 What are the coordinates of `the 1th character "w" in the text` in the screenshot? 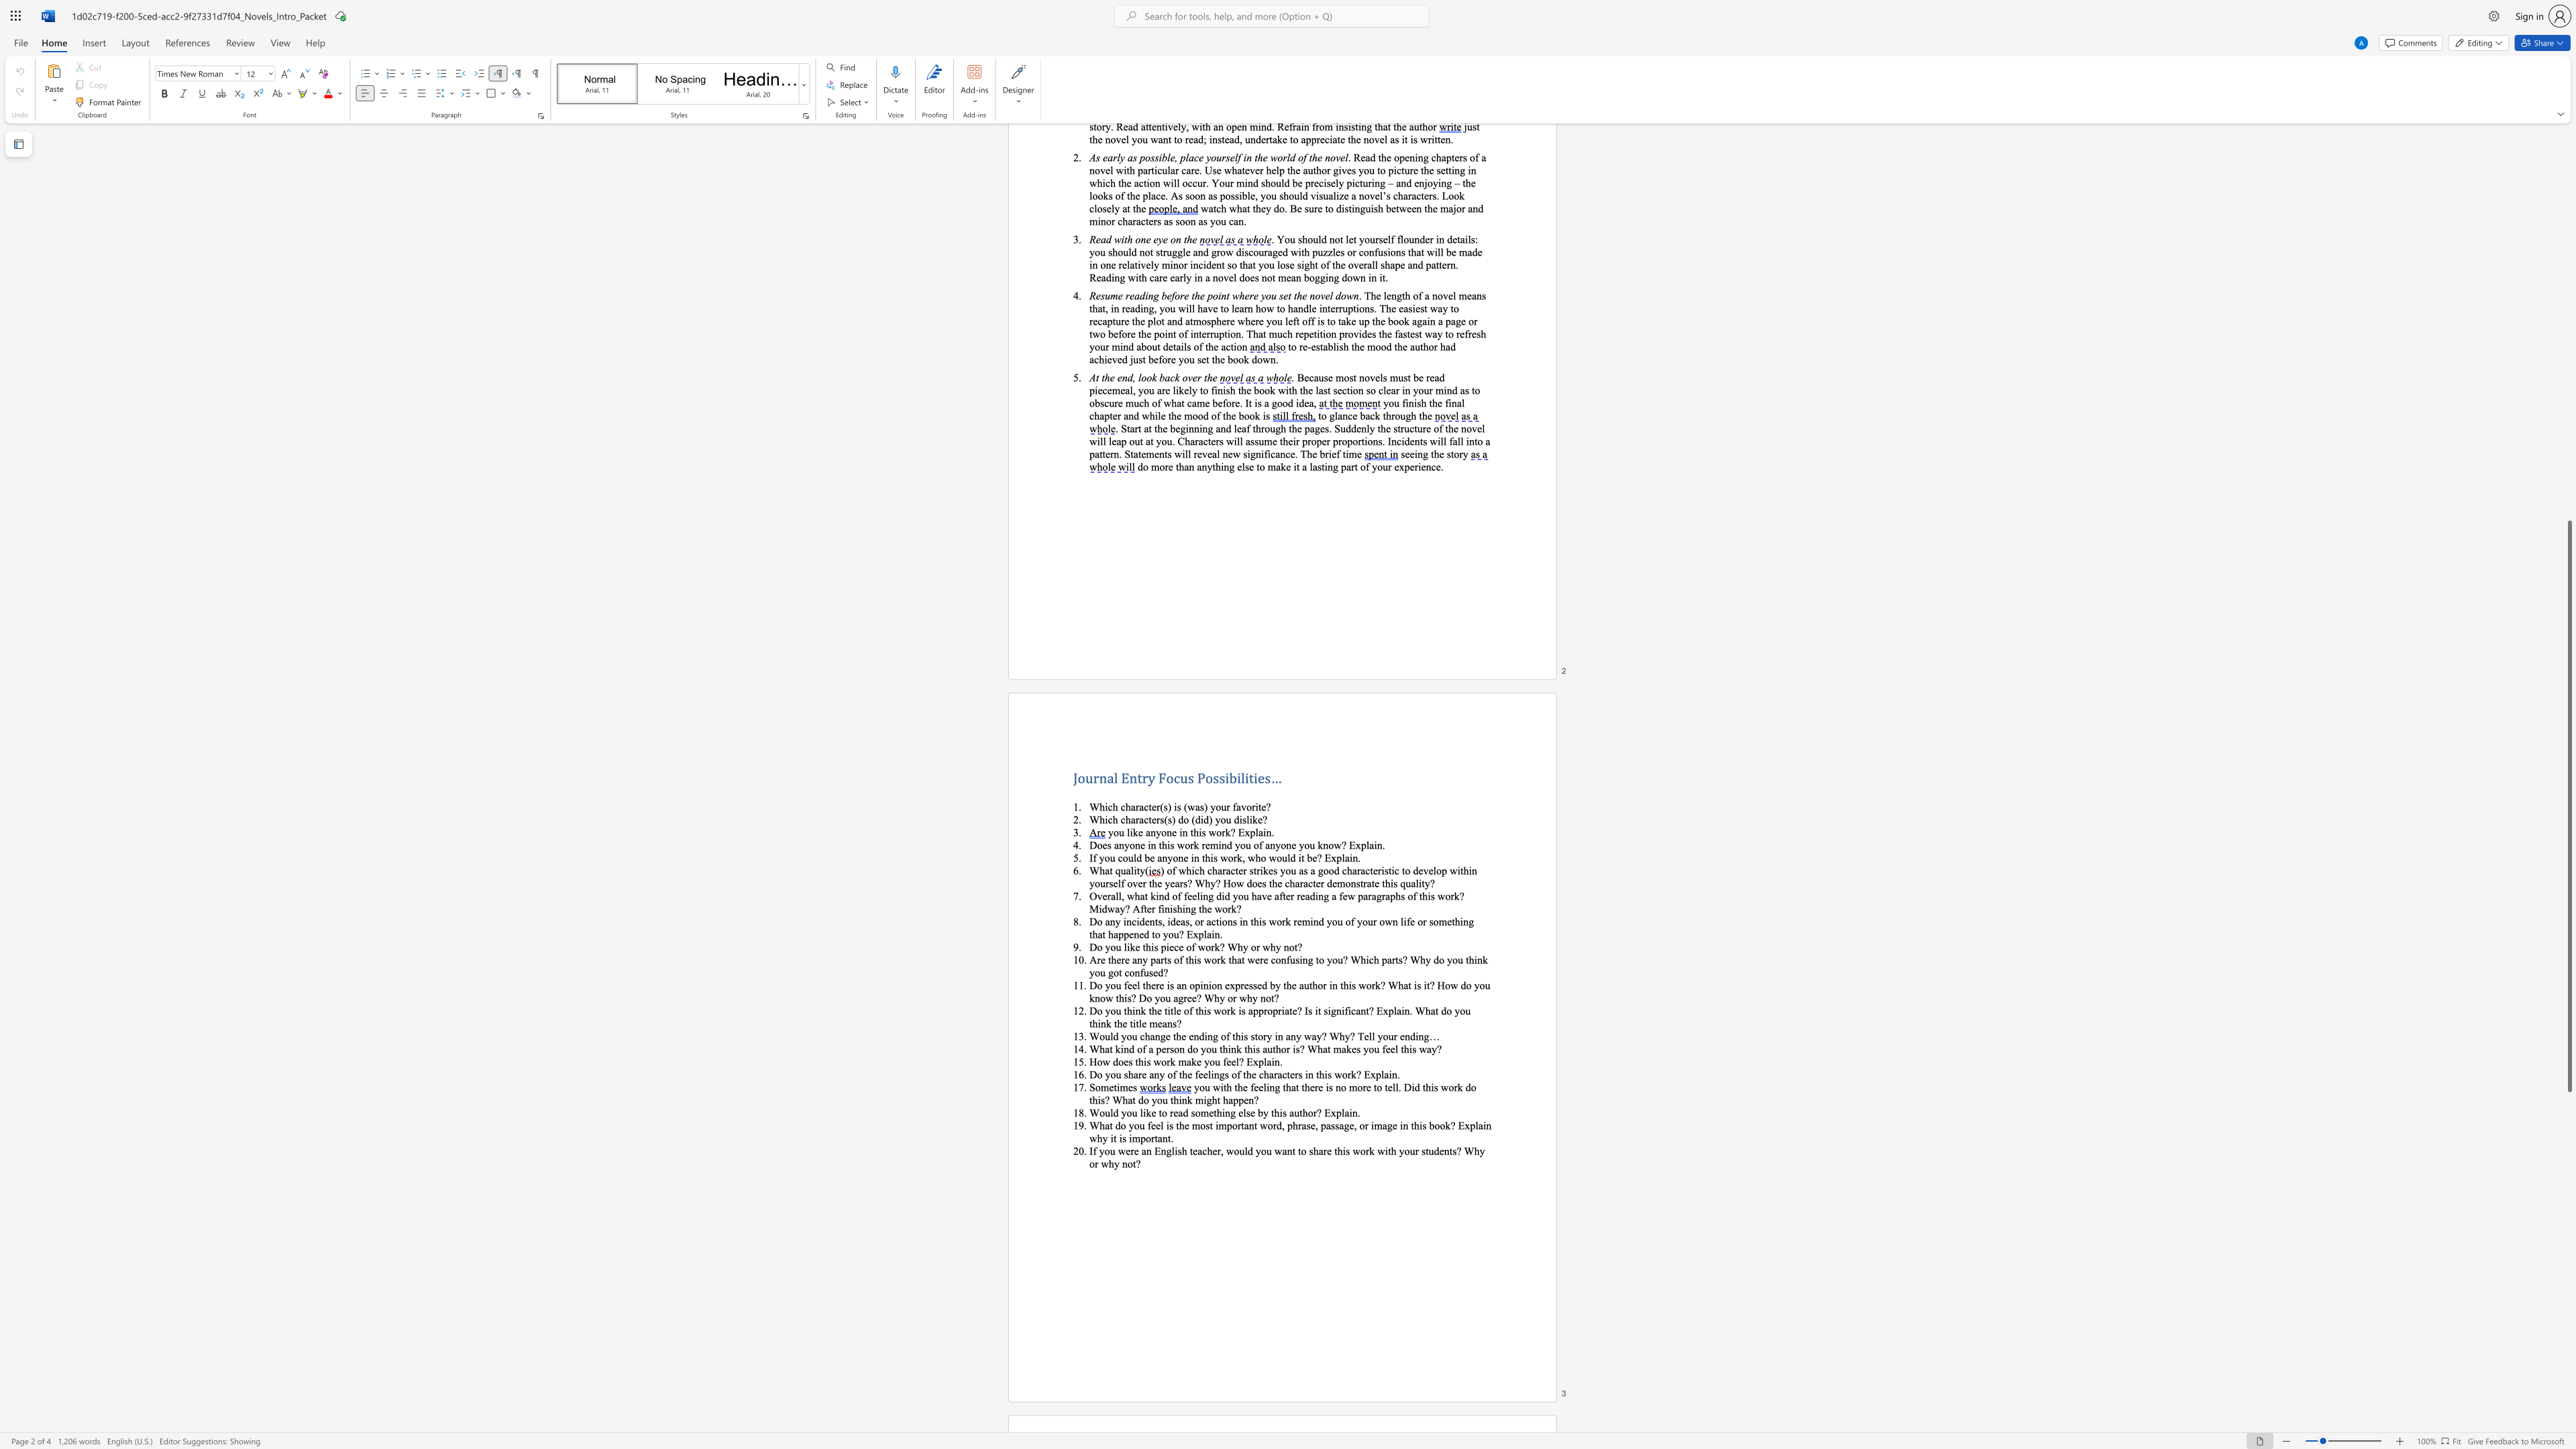 It's located at (1201, 947).